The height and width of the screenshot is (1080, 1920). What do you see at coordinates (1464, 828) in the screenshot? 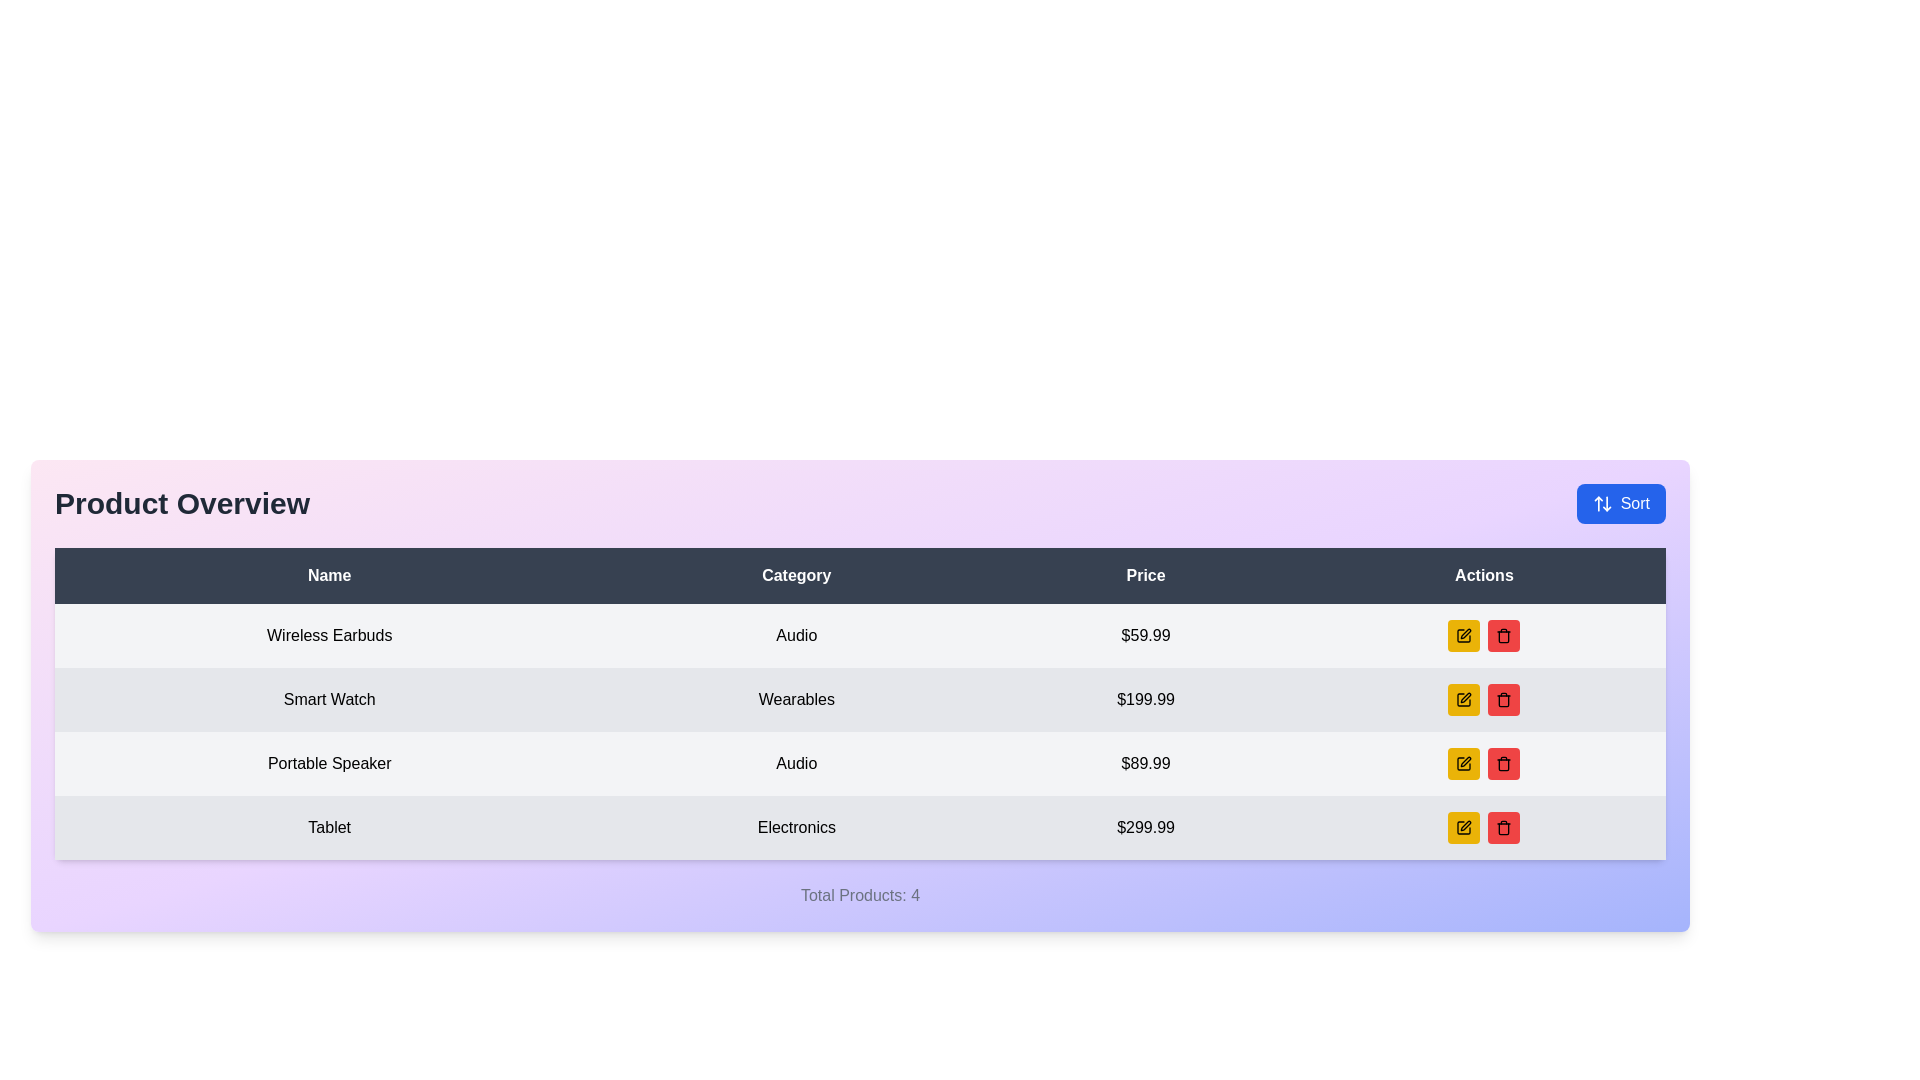
I see `the 'Edit' button` at bounding box center [1464, 828].